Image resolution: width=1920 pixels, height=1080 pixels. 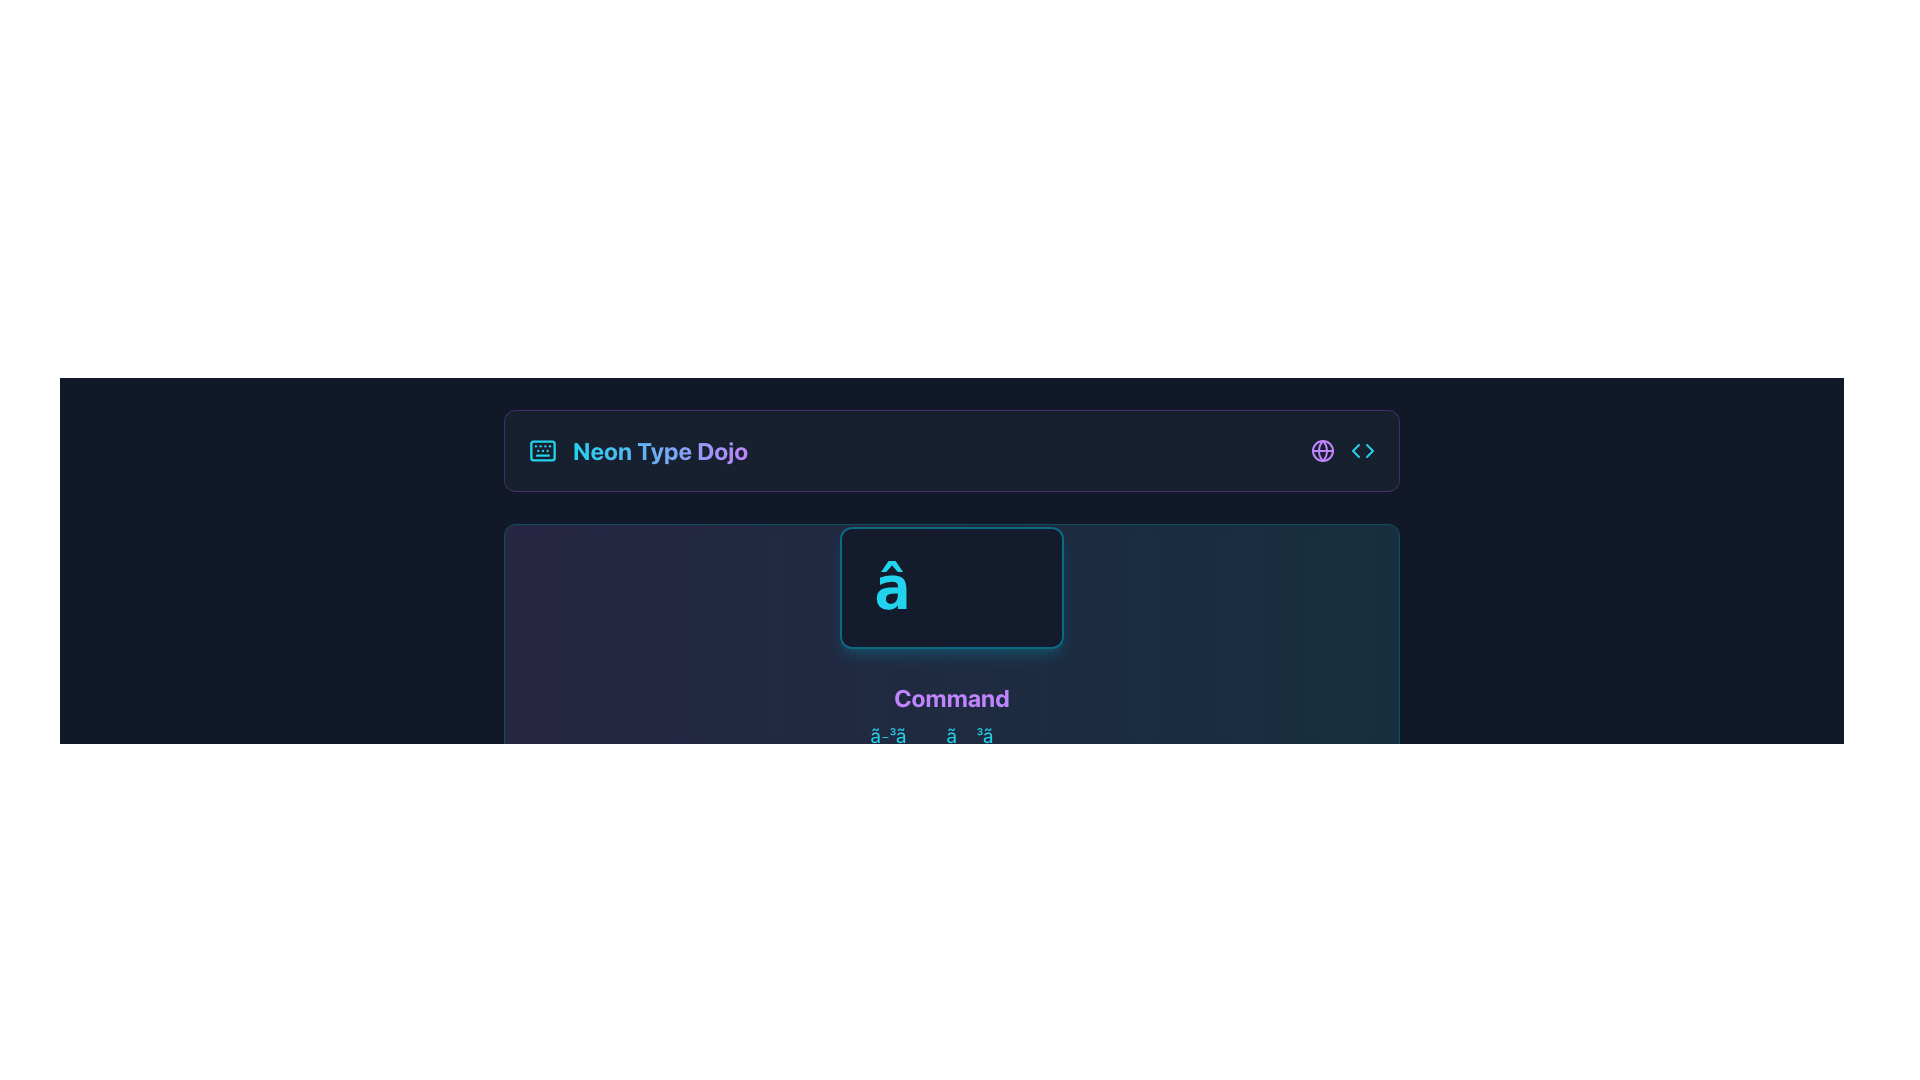 I want to click on the informational text block located below the large bold cyan symbol, which contains the 'Command' text at the top and blue stylized characters beneath it, so click(x=950, y=652).